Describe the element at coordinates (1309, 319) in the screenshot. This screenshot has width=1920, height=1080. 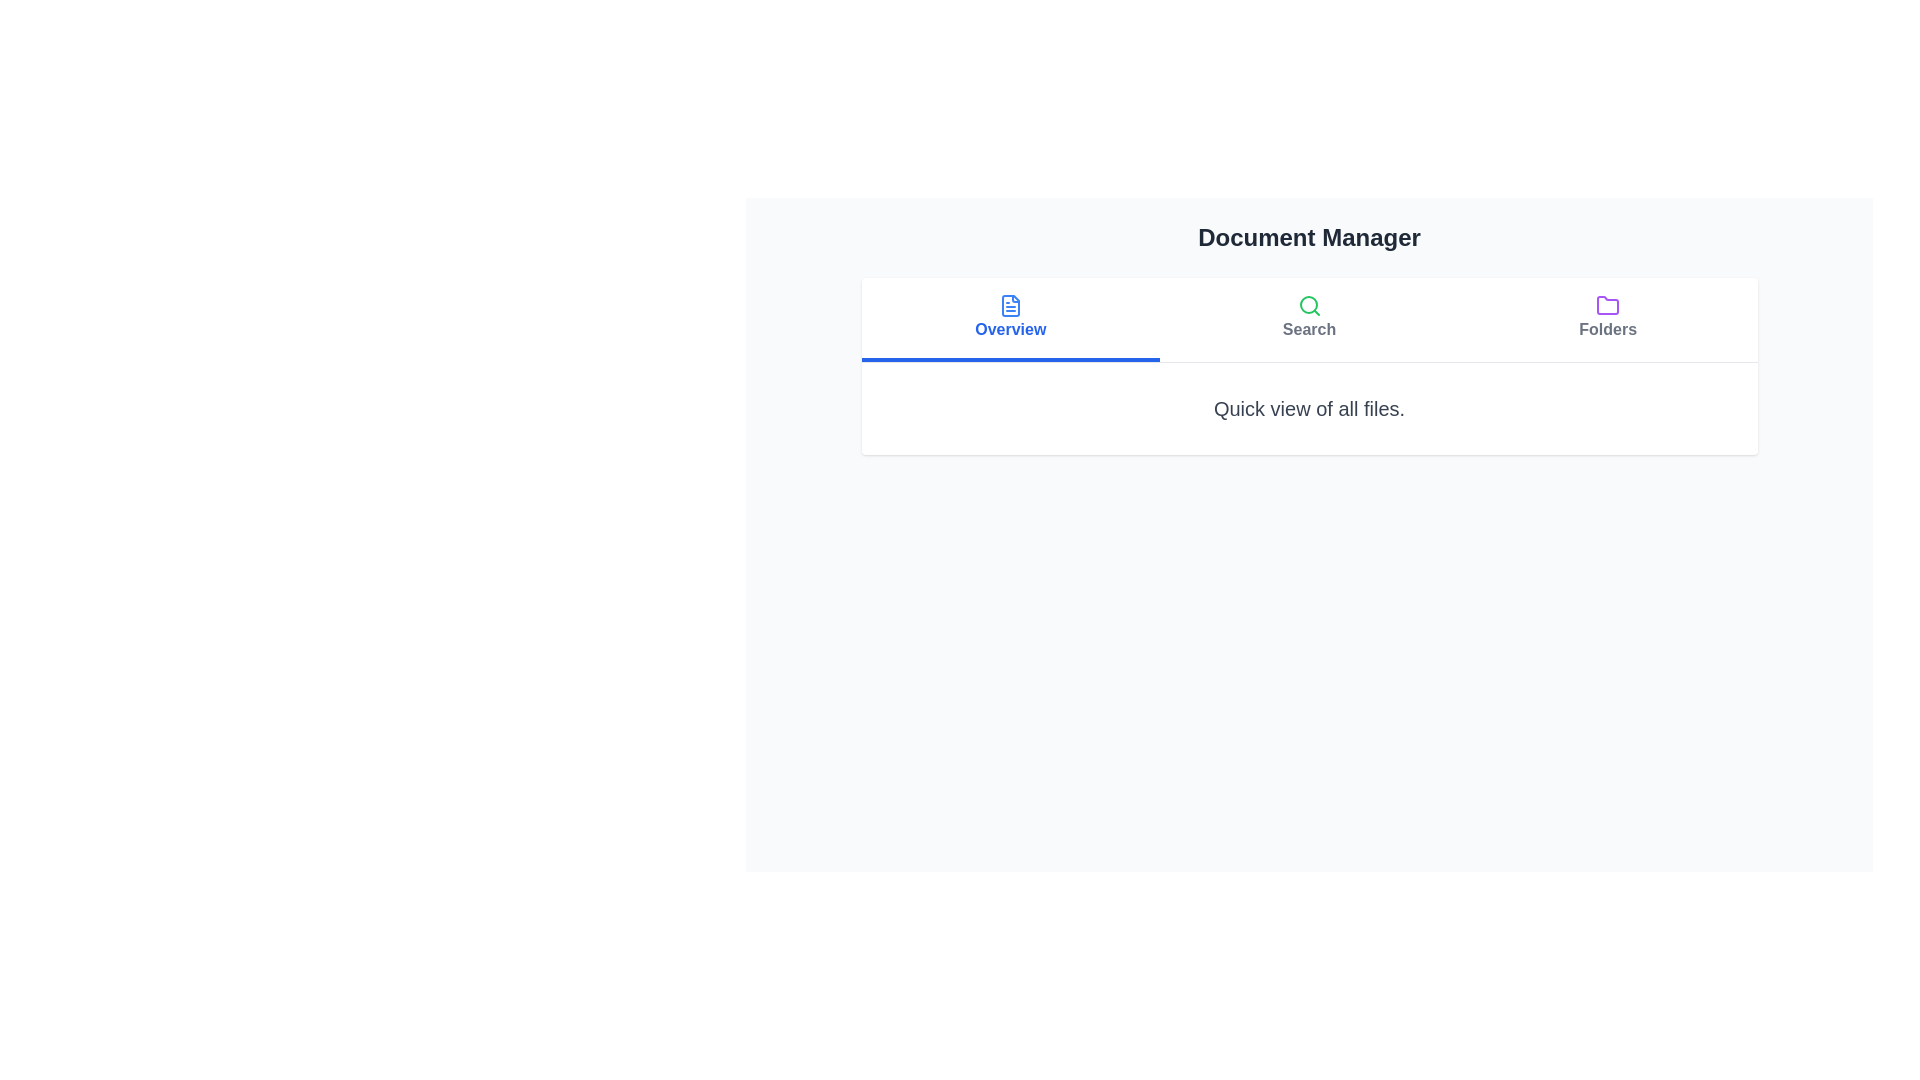
I see `the 'Search' navigation tab button located in the center header section of the application` at that location.